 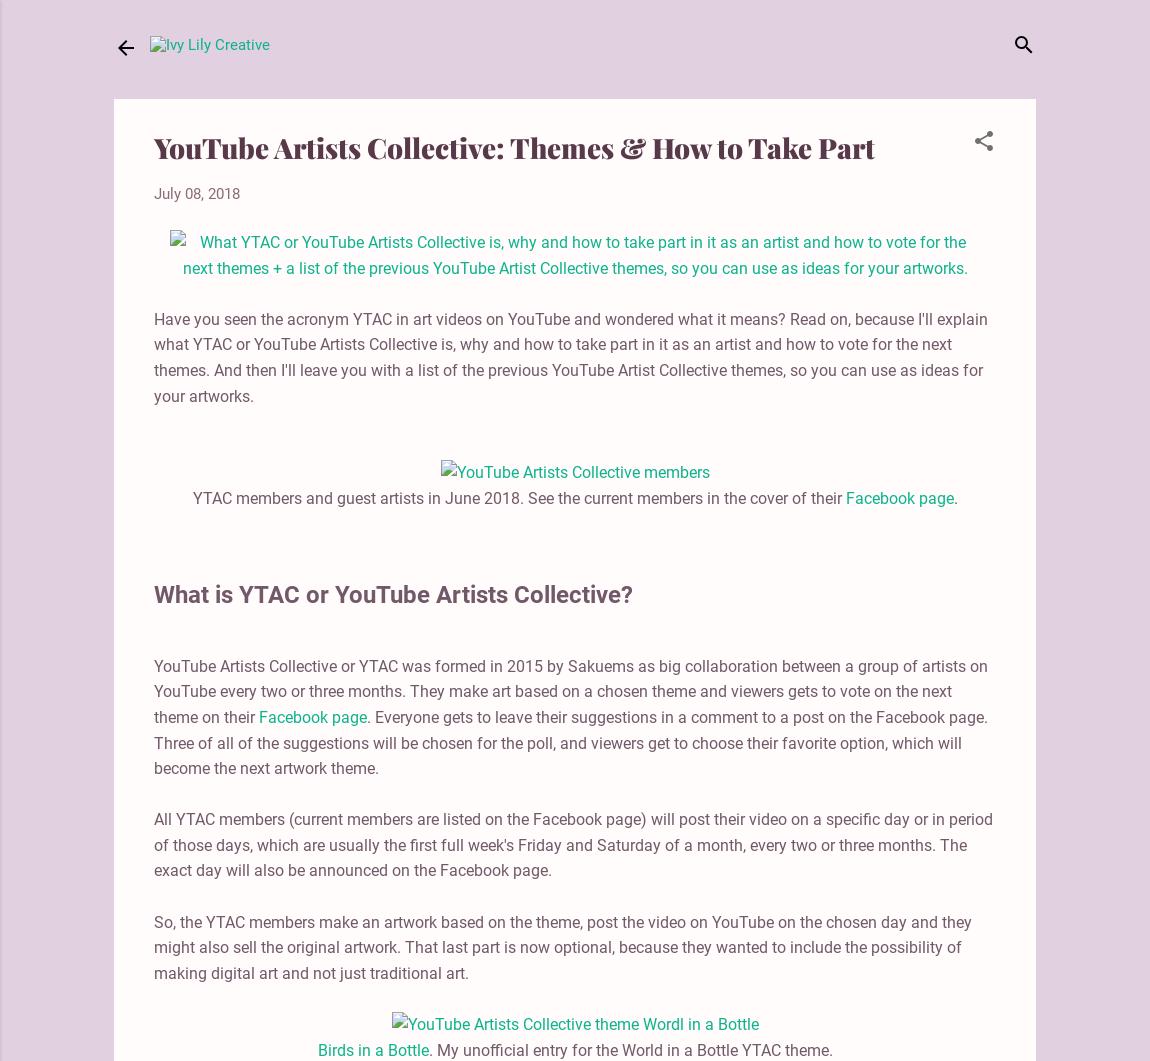 I want to click on 'So, the YTAC members make an artwork based on the theme, post the video on YouTube on the chosen day and they might also sell the original artwork. That last part is now optional, because they wanted to include the possibility of making digital art and not just traditional art.', so click(x=563, y=946).